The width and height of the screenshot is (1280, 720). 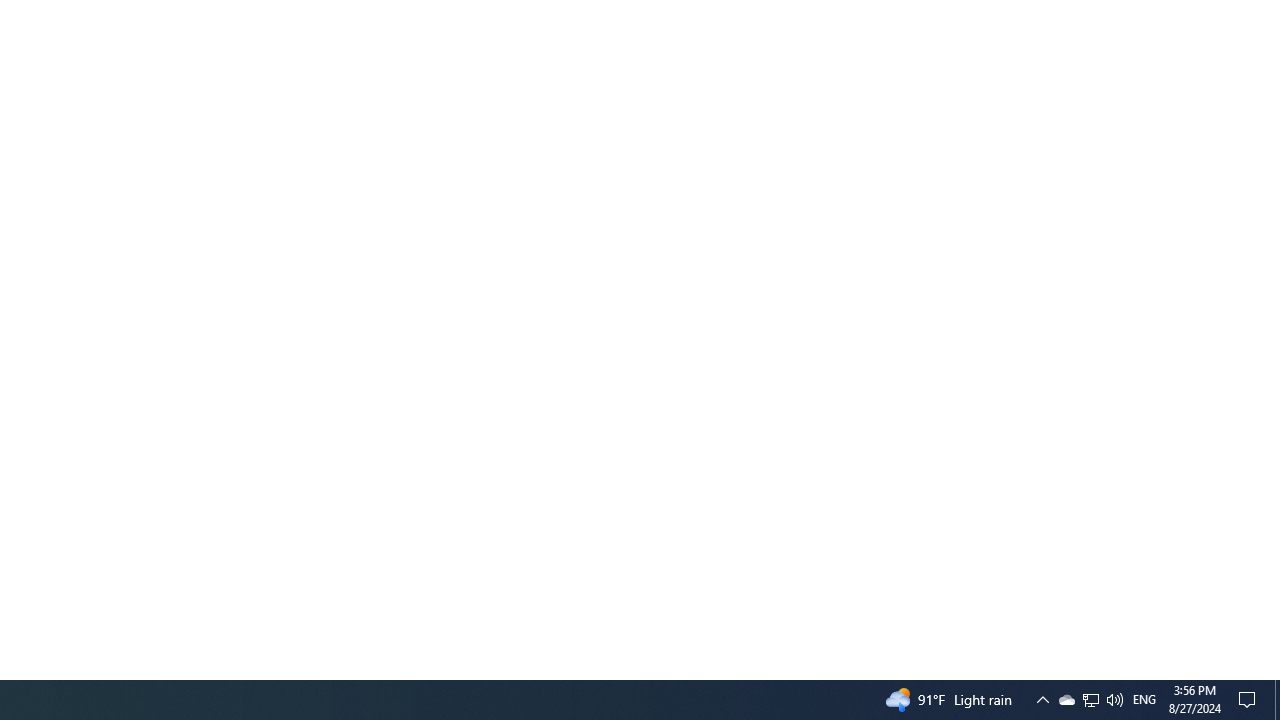 What do you see at coordinates (1144, 698) in the screenshot?
I see `'Tray Input Indicator - English (United States)'` at bounding box center [1144, 698].